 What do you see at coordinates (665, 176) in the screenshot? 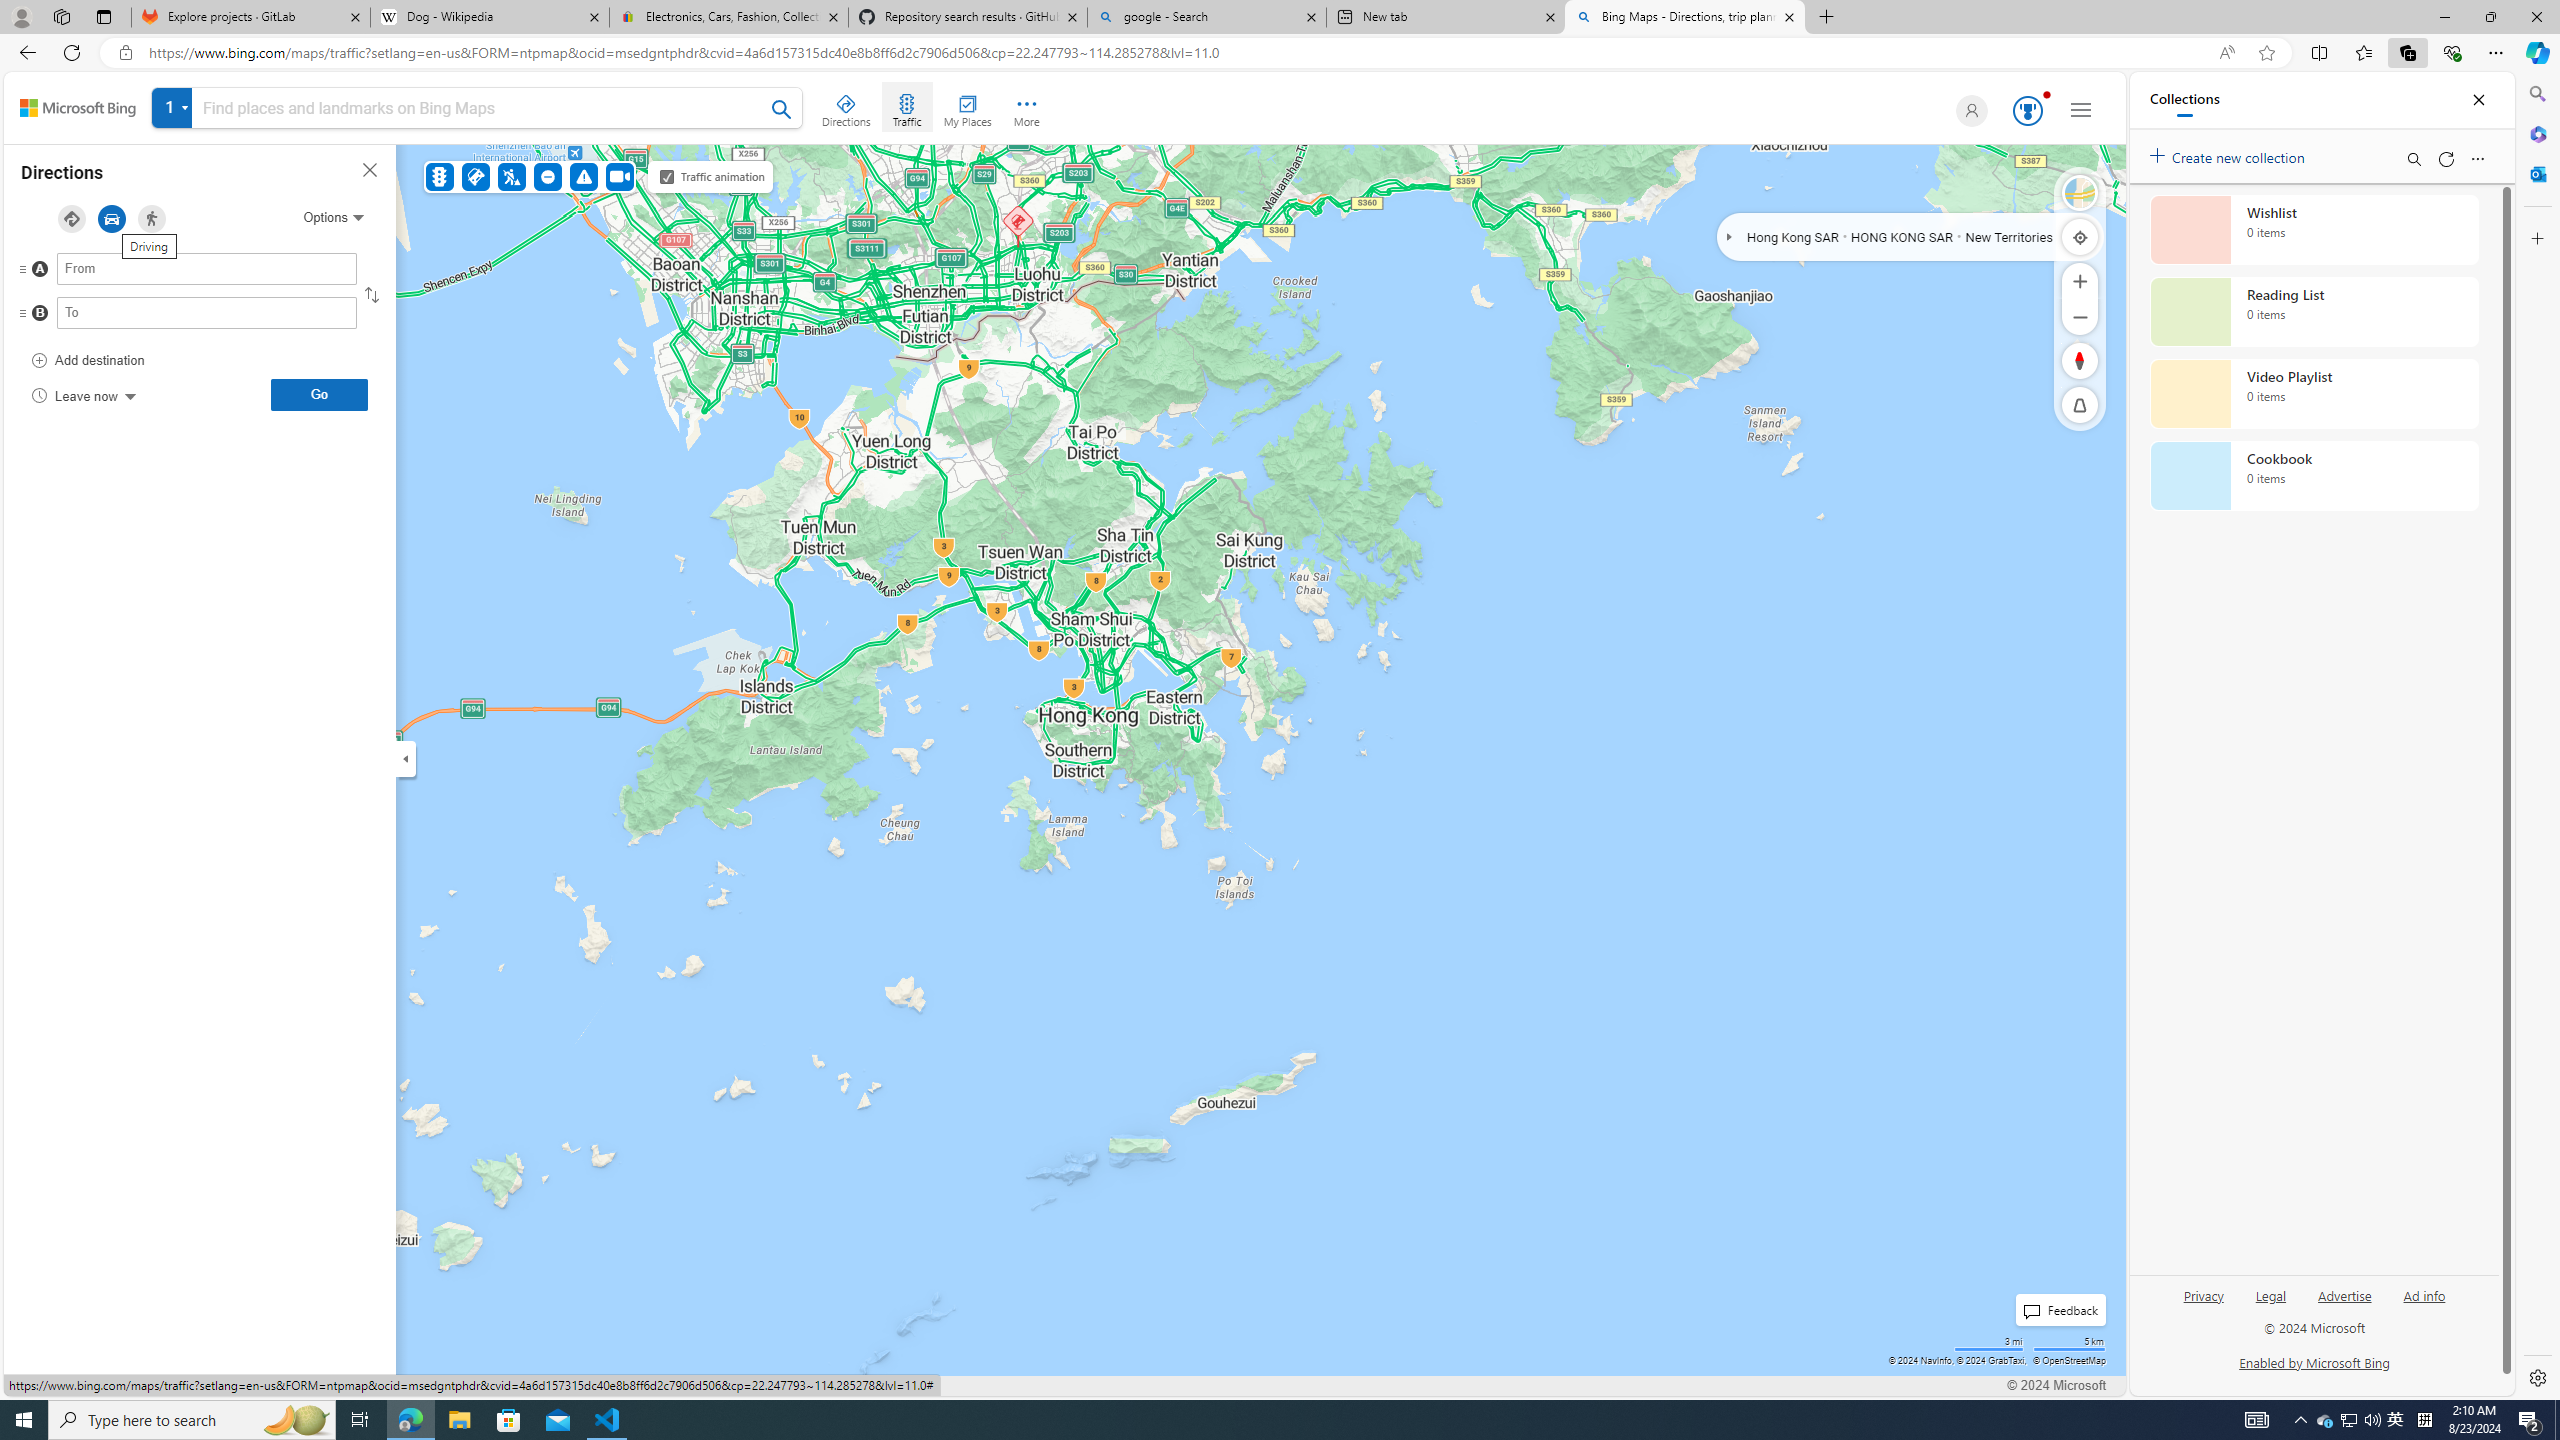
I see `'Traffic animation'` at bounding box center [665, 176].